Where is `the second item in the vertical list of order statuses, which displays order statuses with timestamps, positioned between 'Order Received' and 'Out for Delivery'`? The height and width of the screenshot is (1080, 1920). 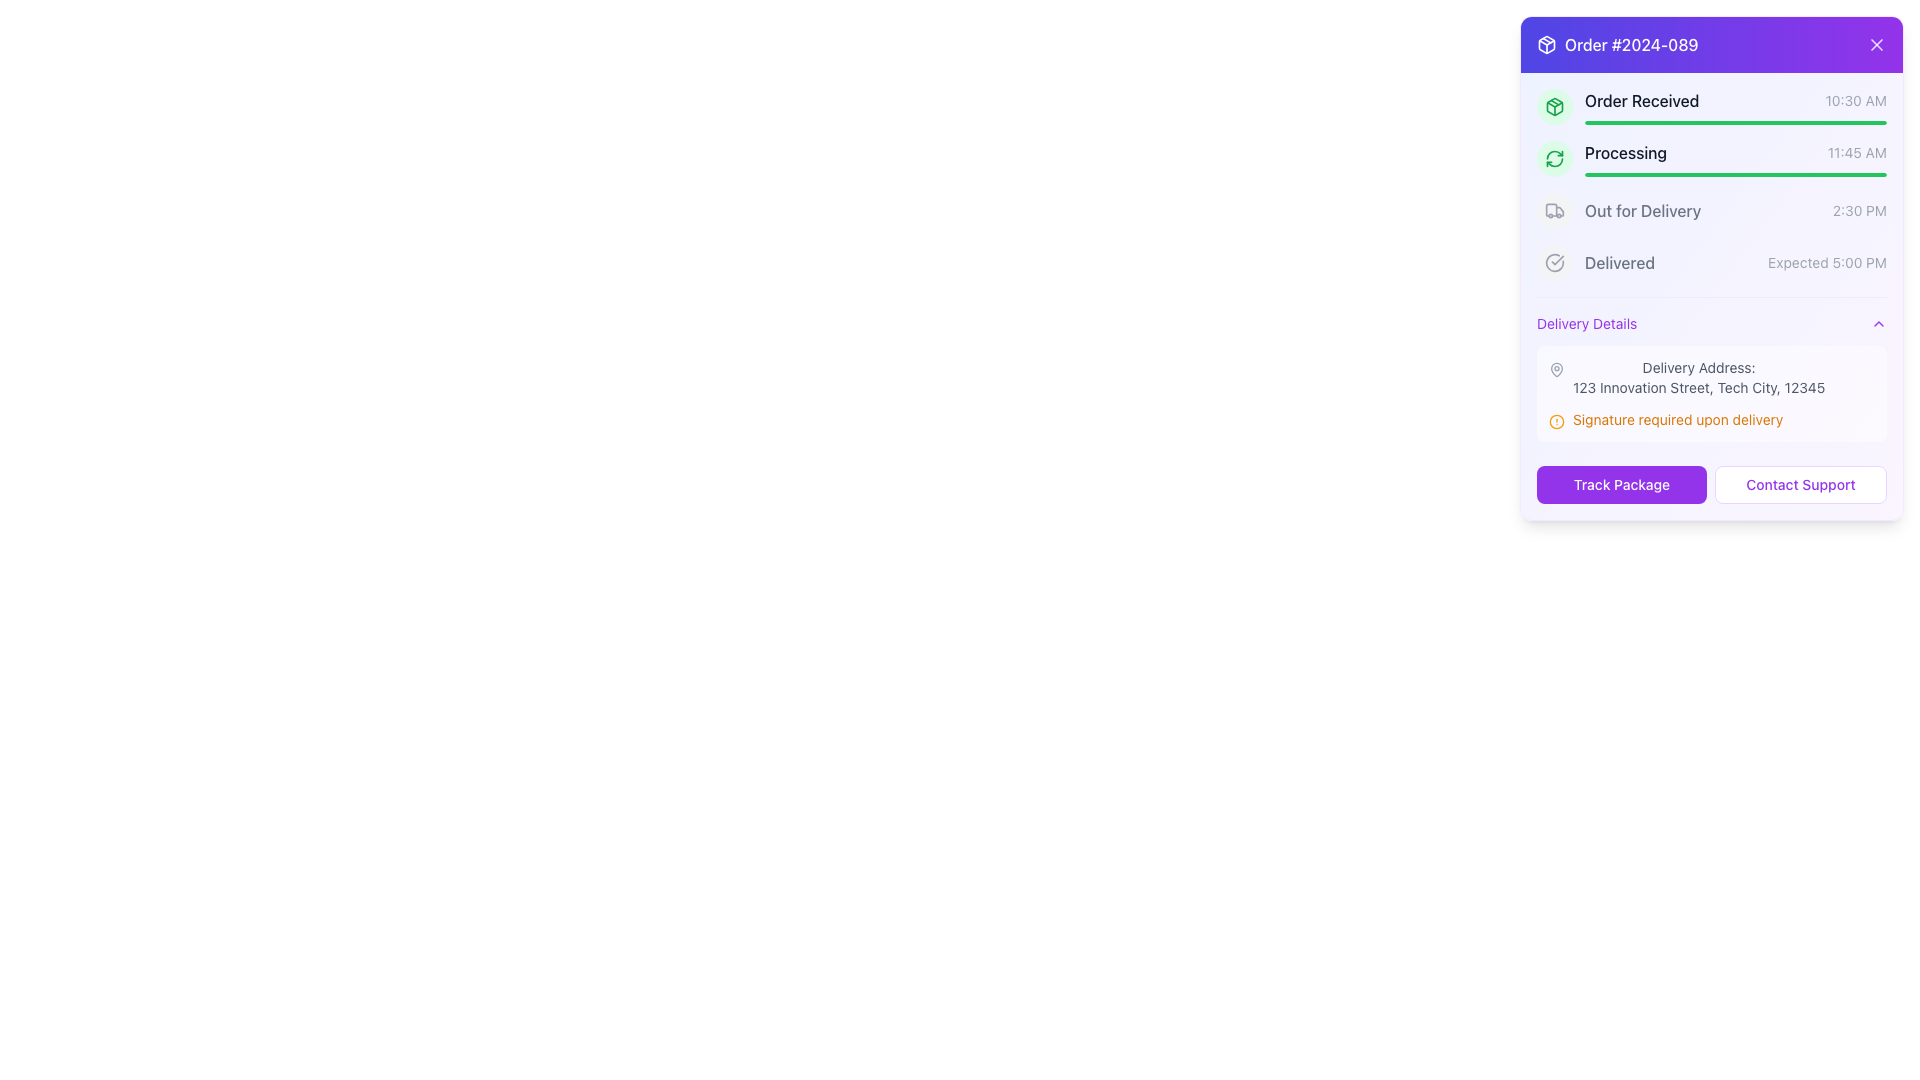 the second item in the vertical list of order statuses, which displays order statuses with timestamps, positioned between 'Order Received' and 'Out for Delivery' is located at coordinates (1711, 185).